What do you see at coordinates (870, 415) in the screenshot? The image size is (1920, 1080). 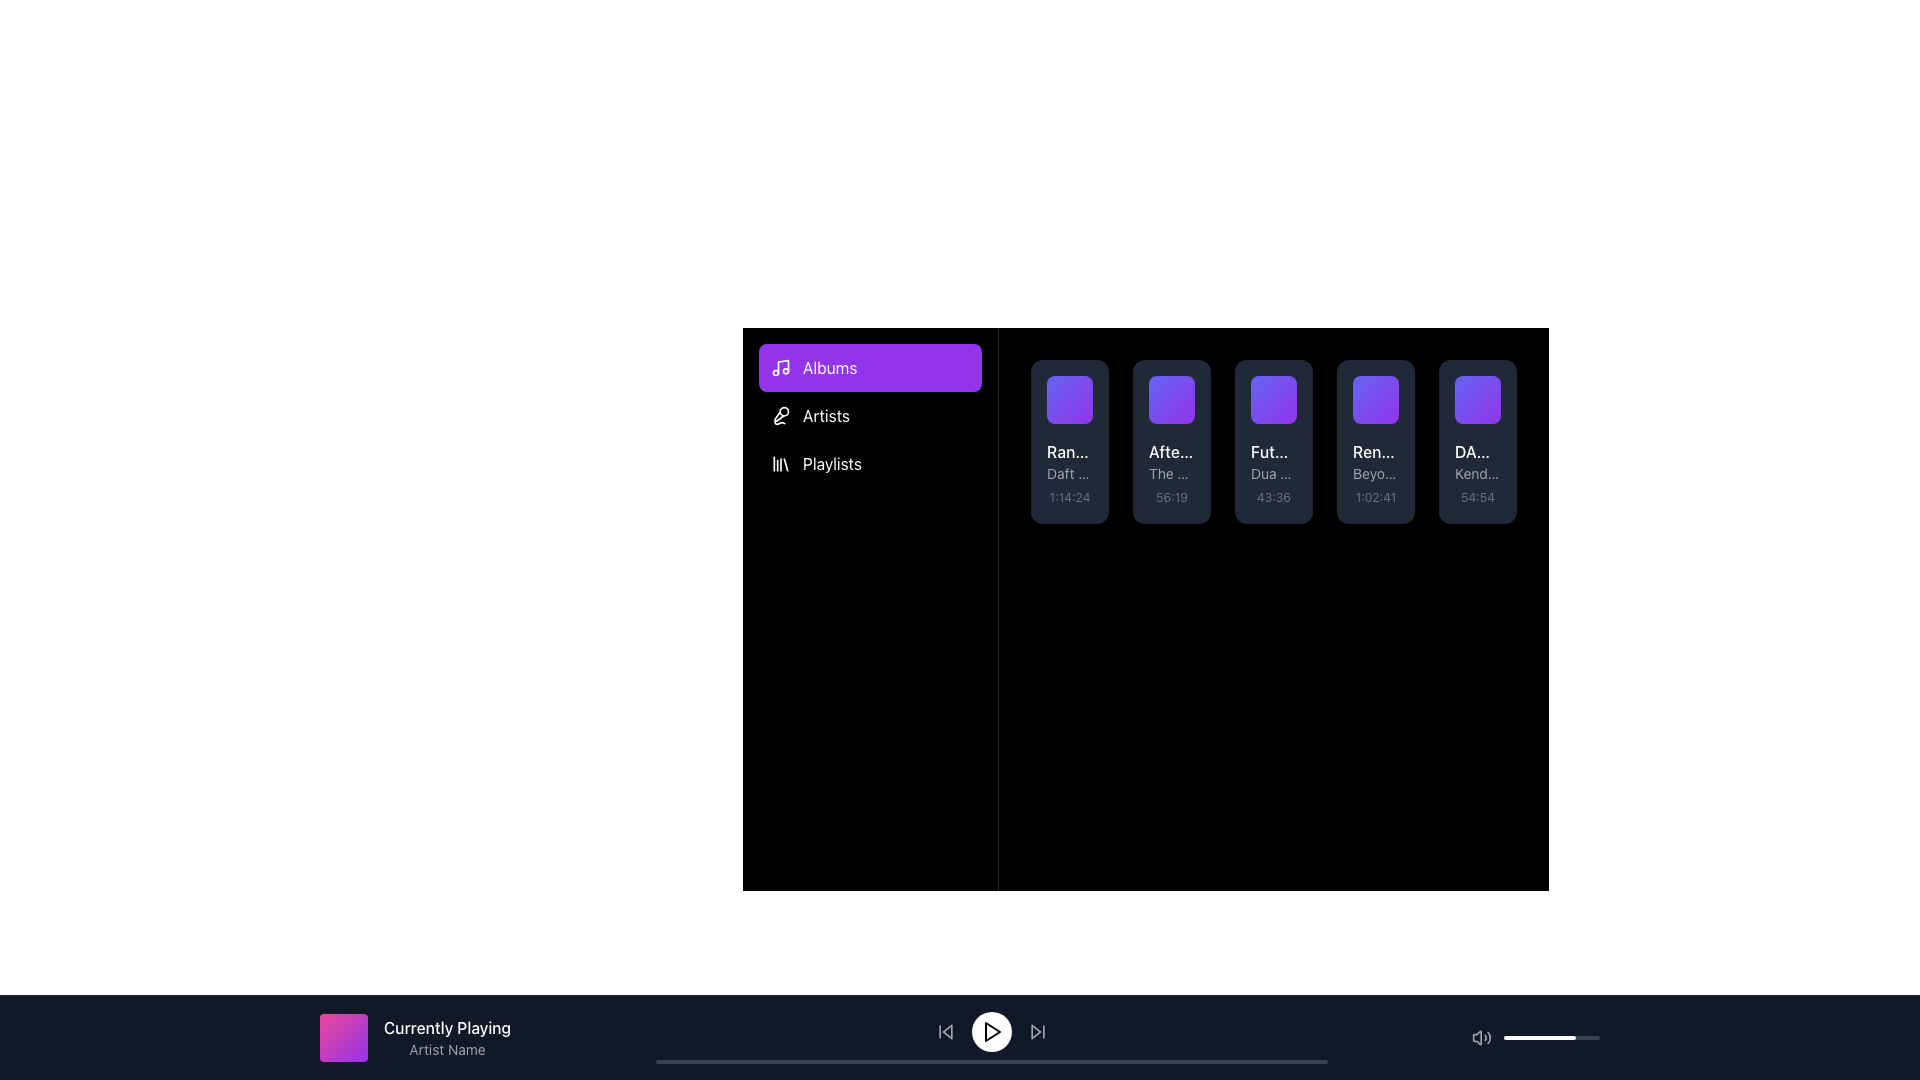 I see `the 'Artists' list item in the vertical navigation sidebar` at bounding box center [870, 415].